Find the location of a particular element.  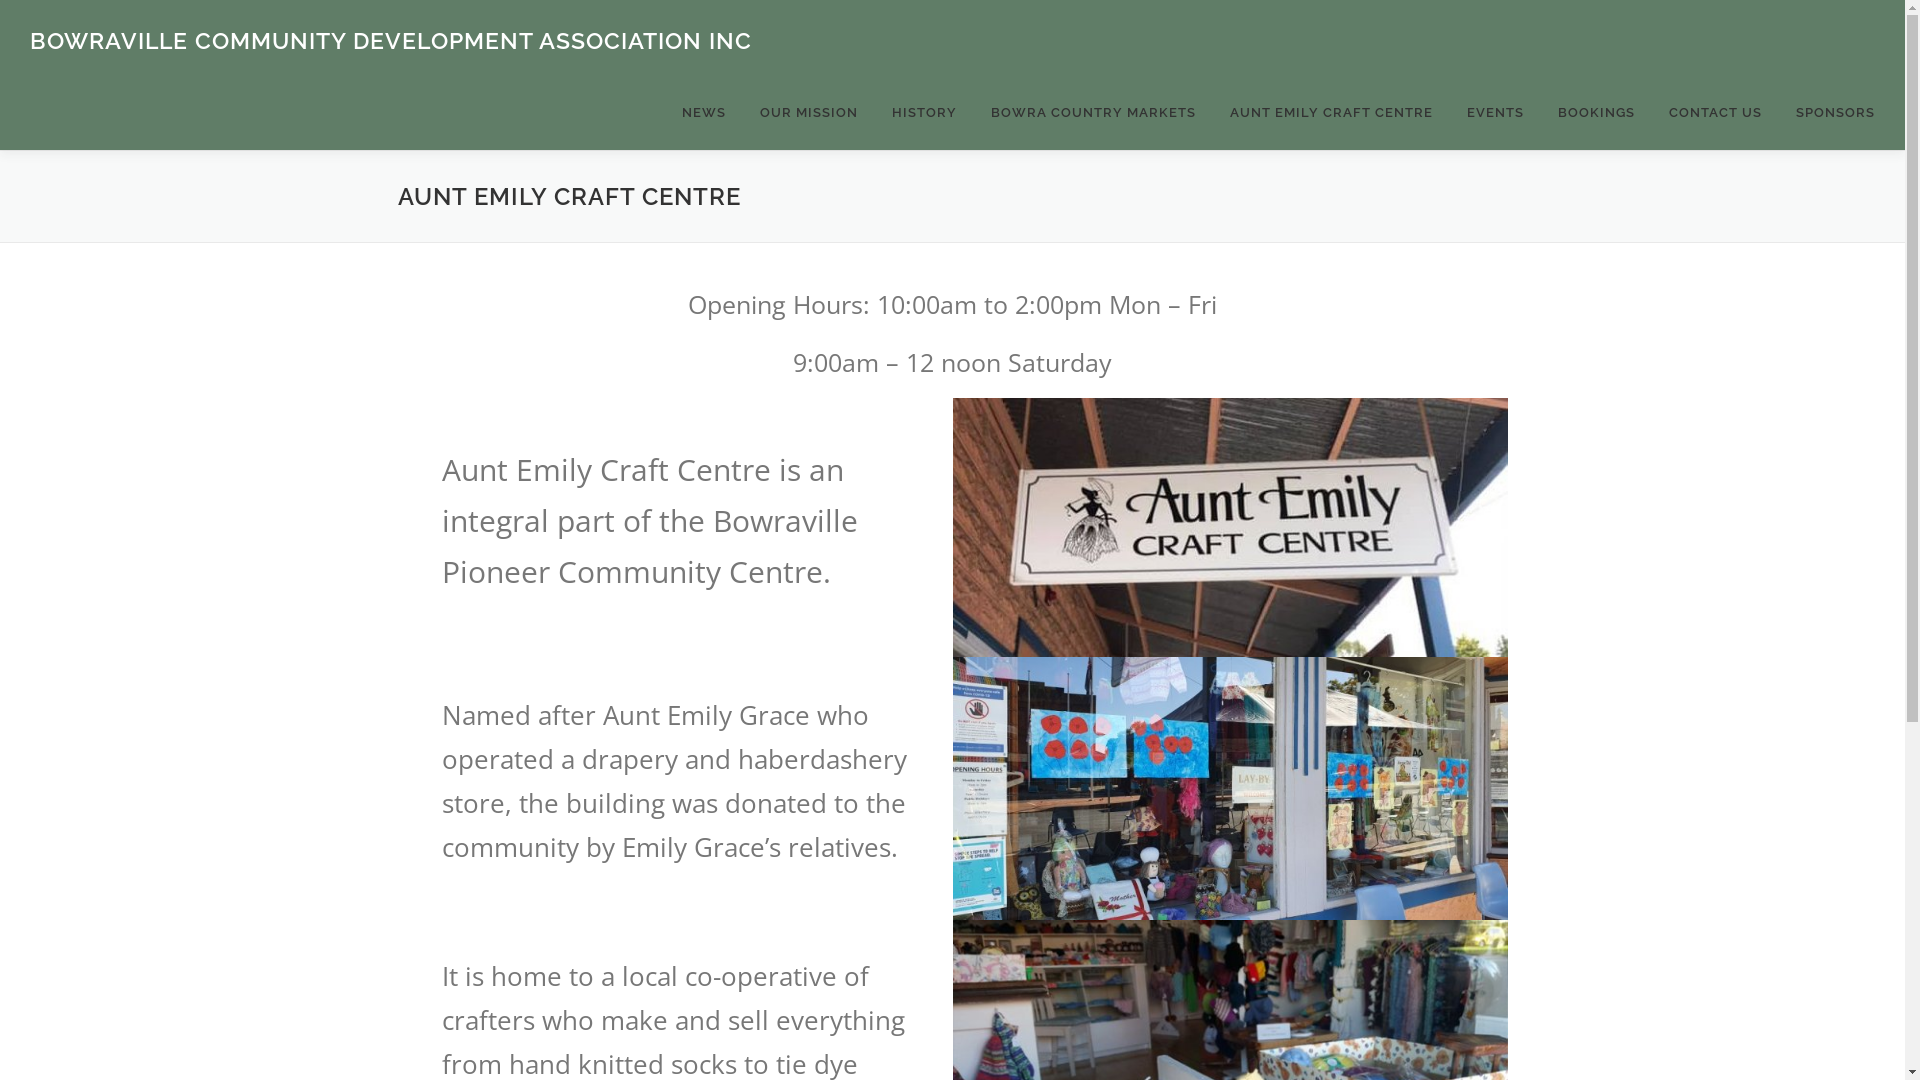

'OUR MISSION' is located at coordinates (809, 112).